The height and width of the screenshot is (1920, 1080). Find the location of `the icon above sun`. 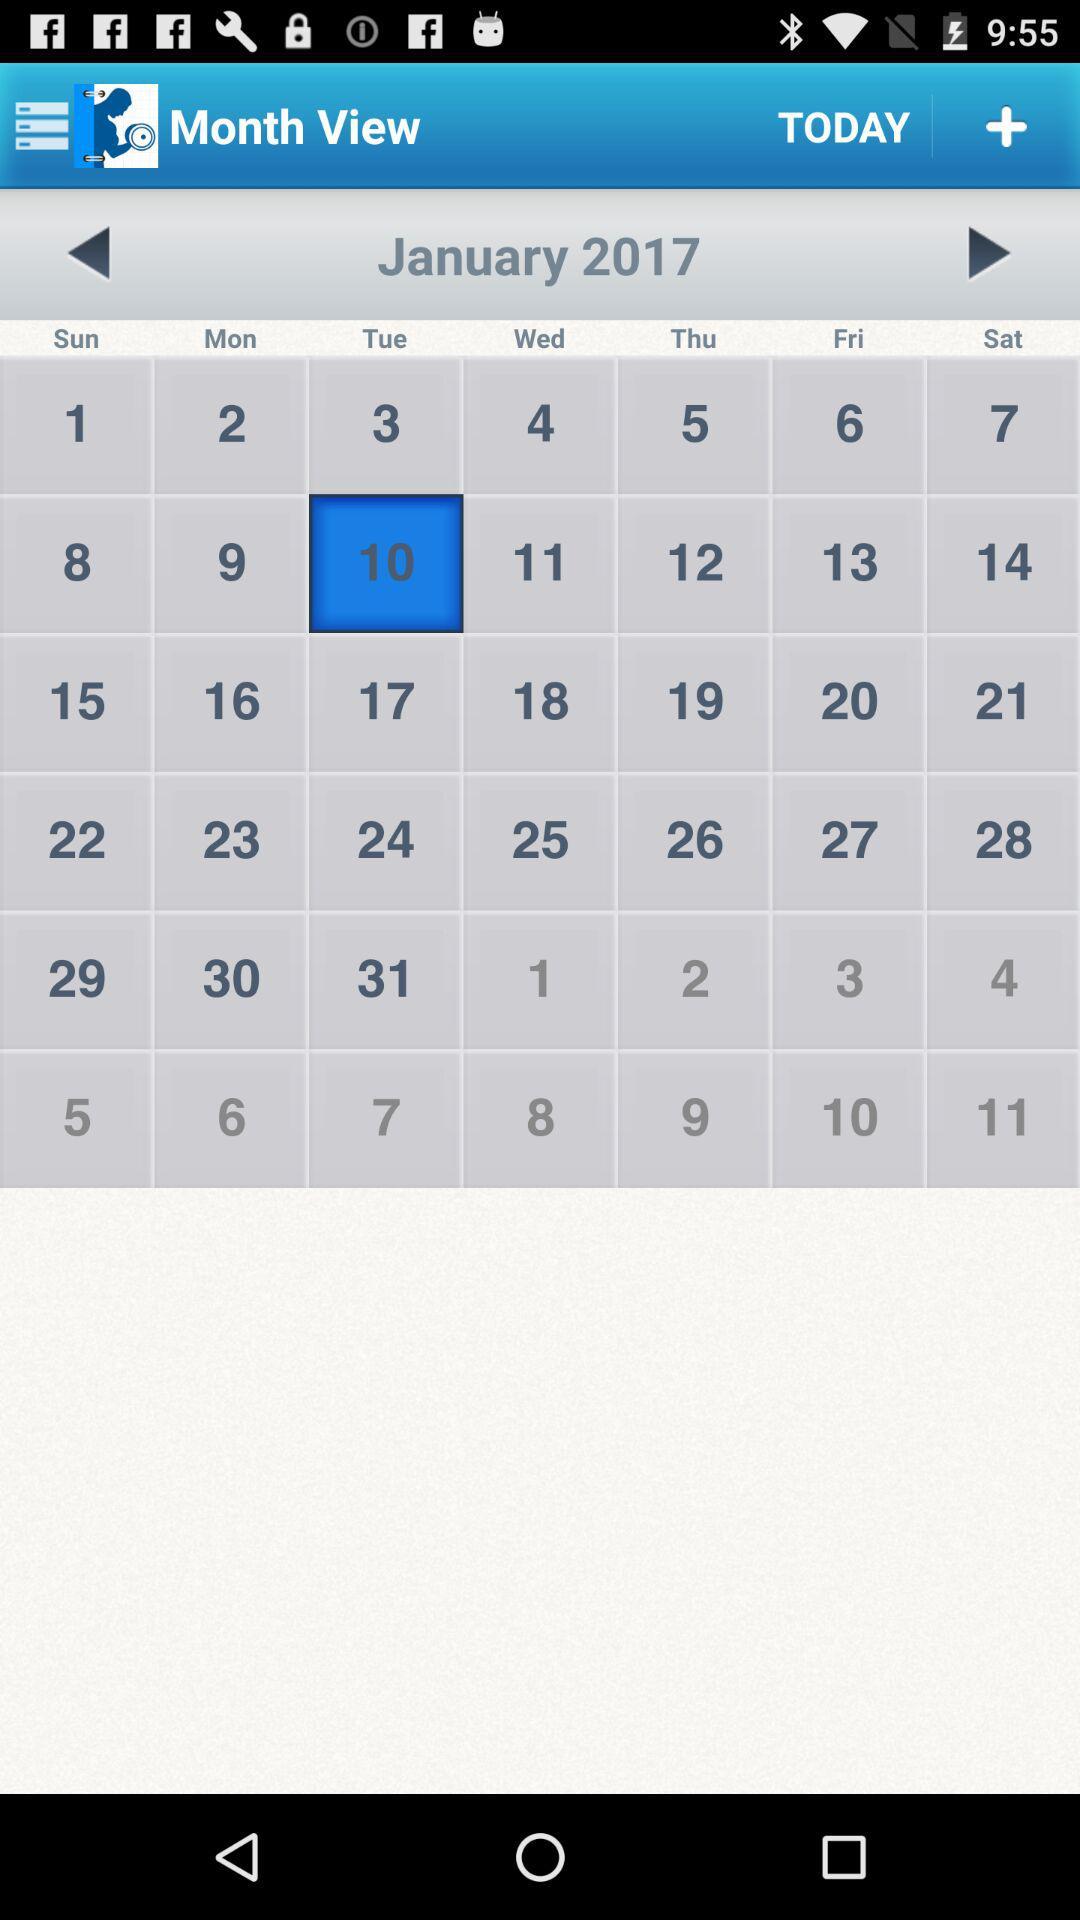

the icon above sun is located at coordinates (88, 253).